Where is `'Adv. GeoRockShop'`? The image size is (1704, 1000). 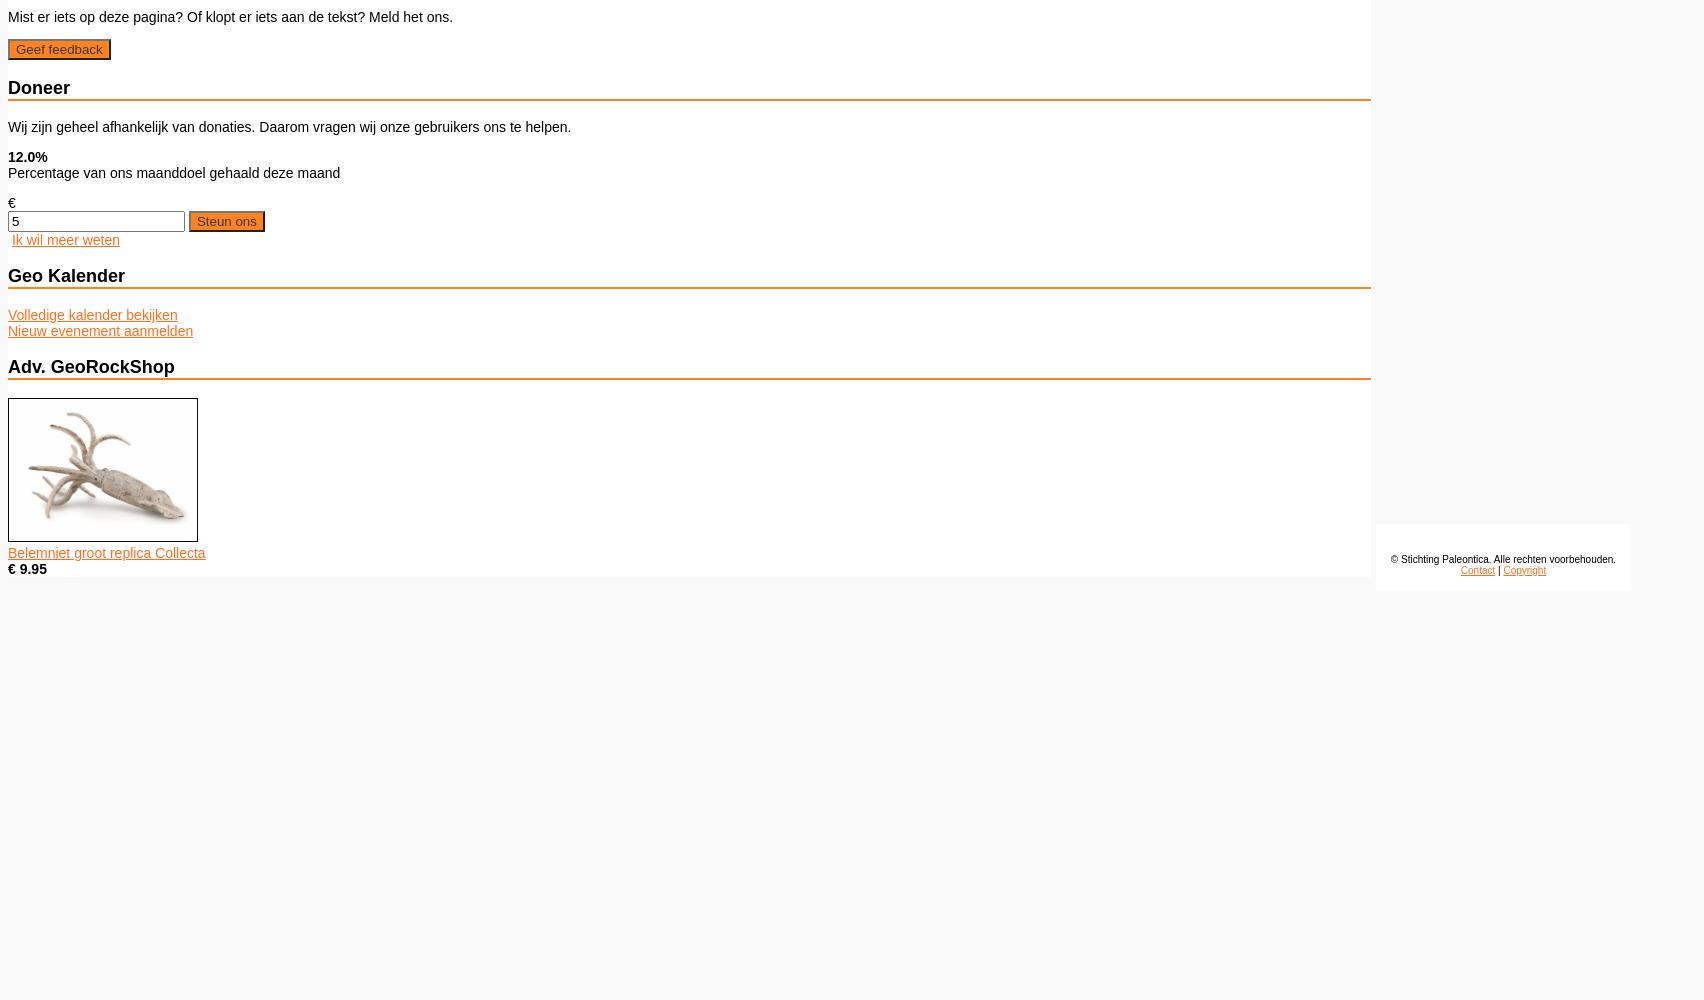
'Adv. GeoRockShop' is located at coordinates (8, 365).